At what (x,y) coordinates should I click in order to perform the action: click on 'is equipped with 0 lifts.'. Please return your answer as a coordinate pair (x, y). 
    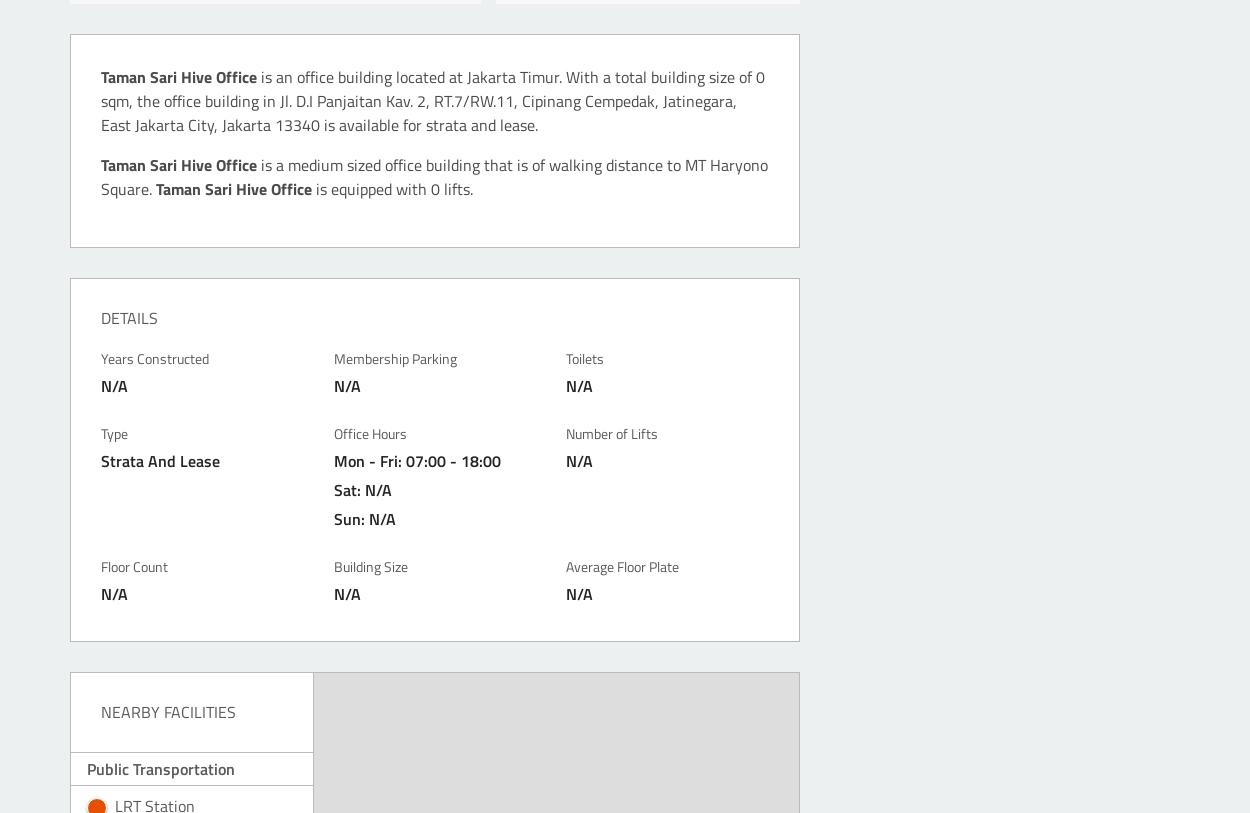
    Looking at the image, I should click on (392, 186).